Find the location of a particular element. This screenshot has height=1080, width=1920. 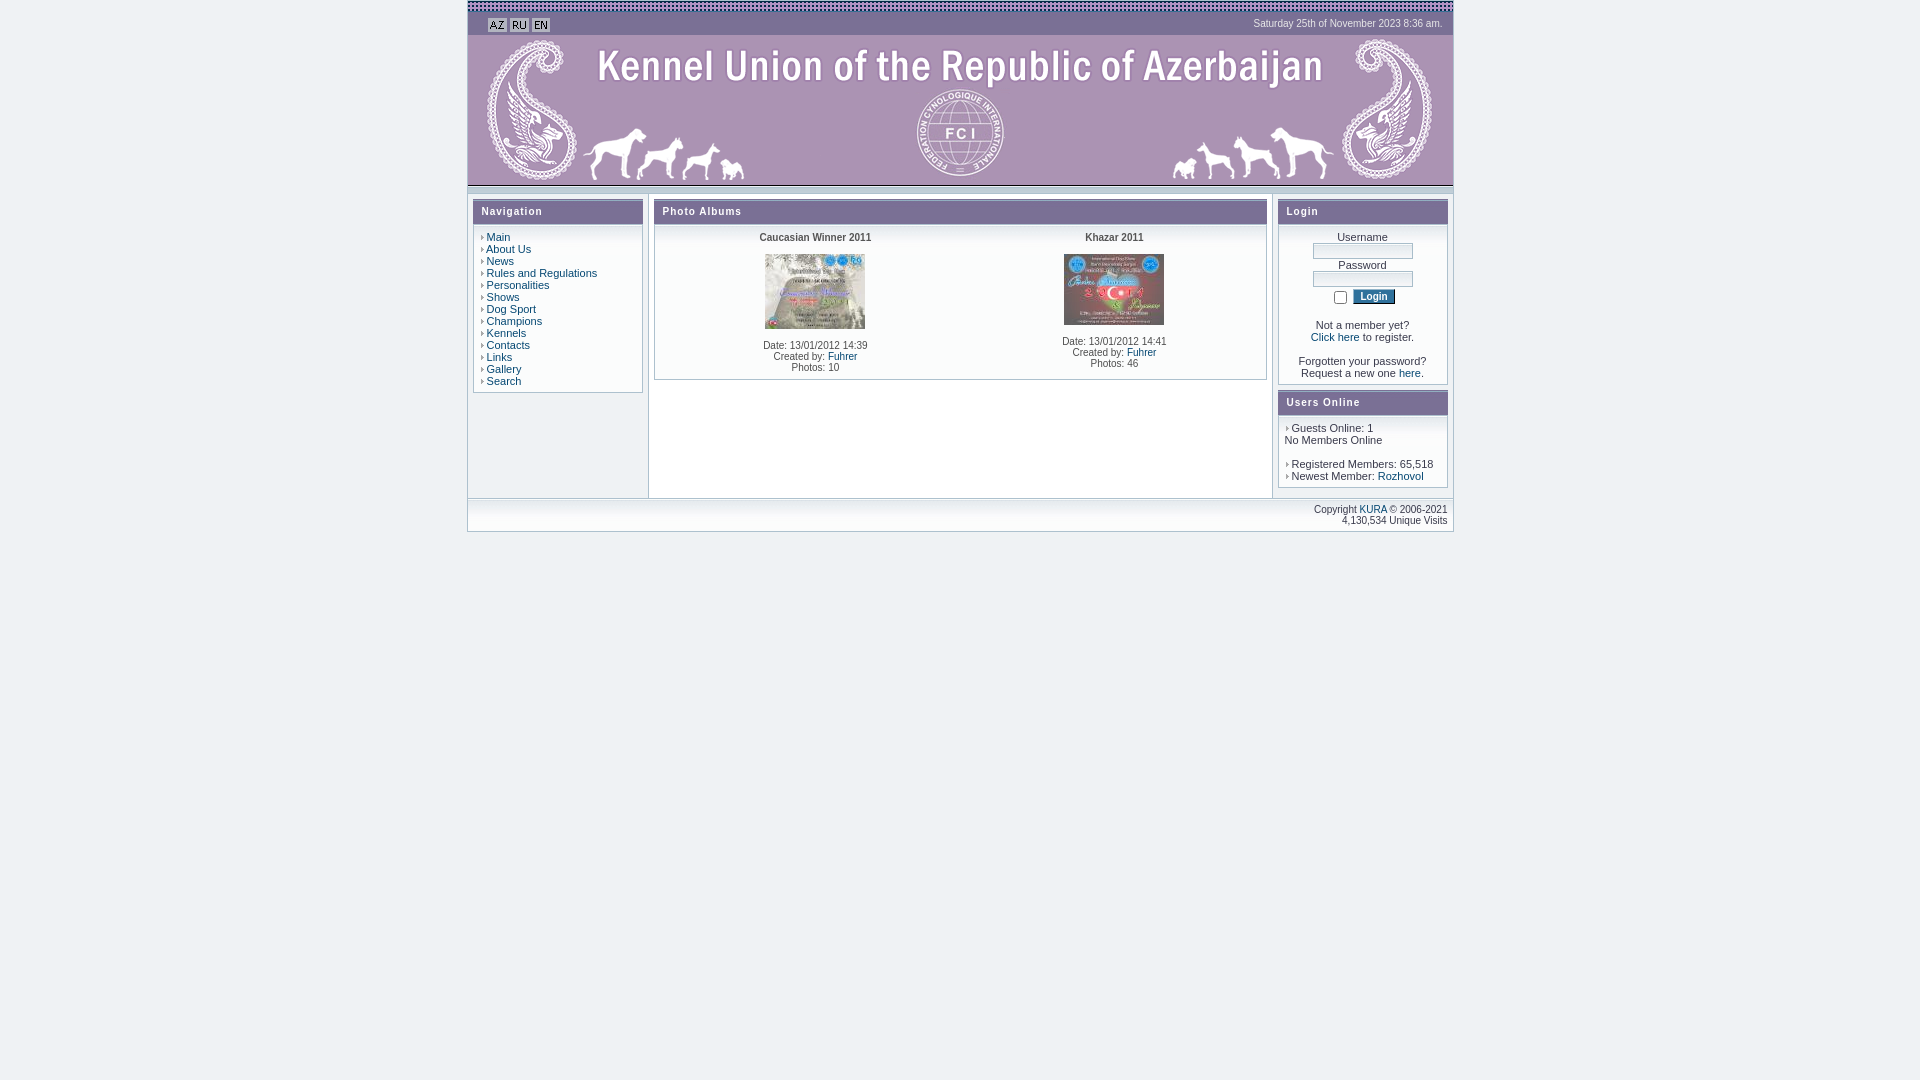

'Champions' is located at coordinates (514, 319).